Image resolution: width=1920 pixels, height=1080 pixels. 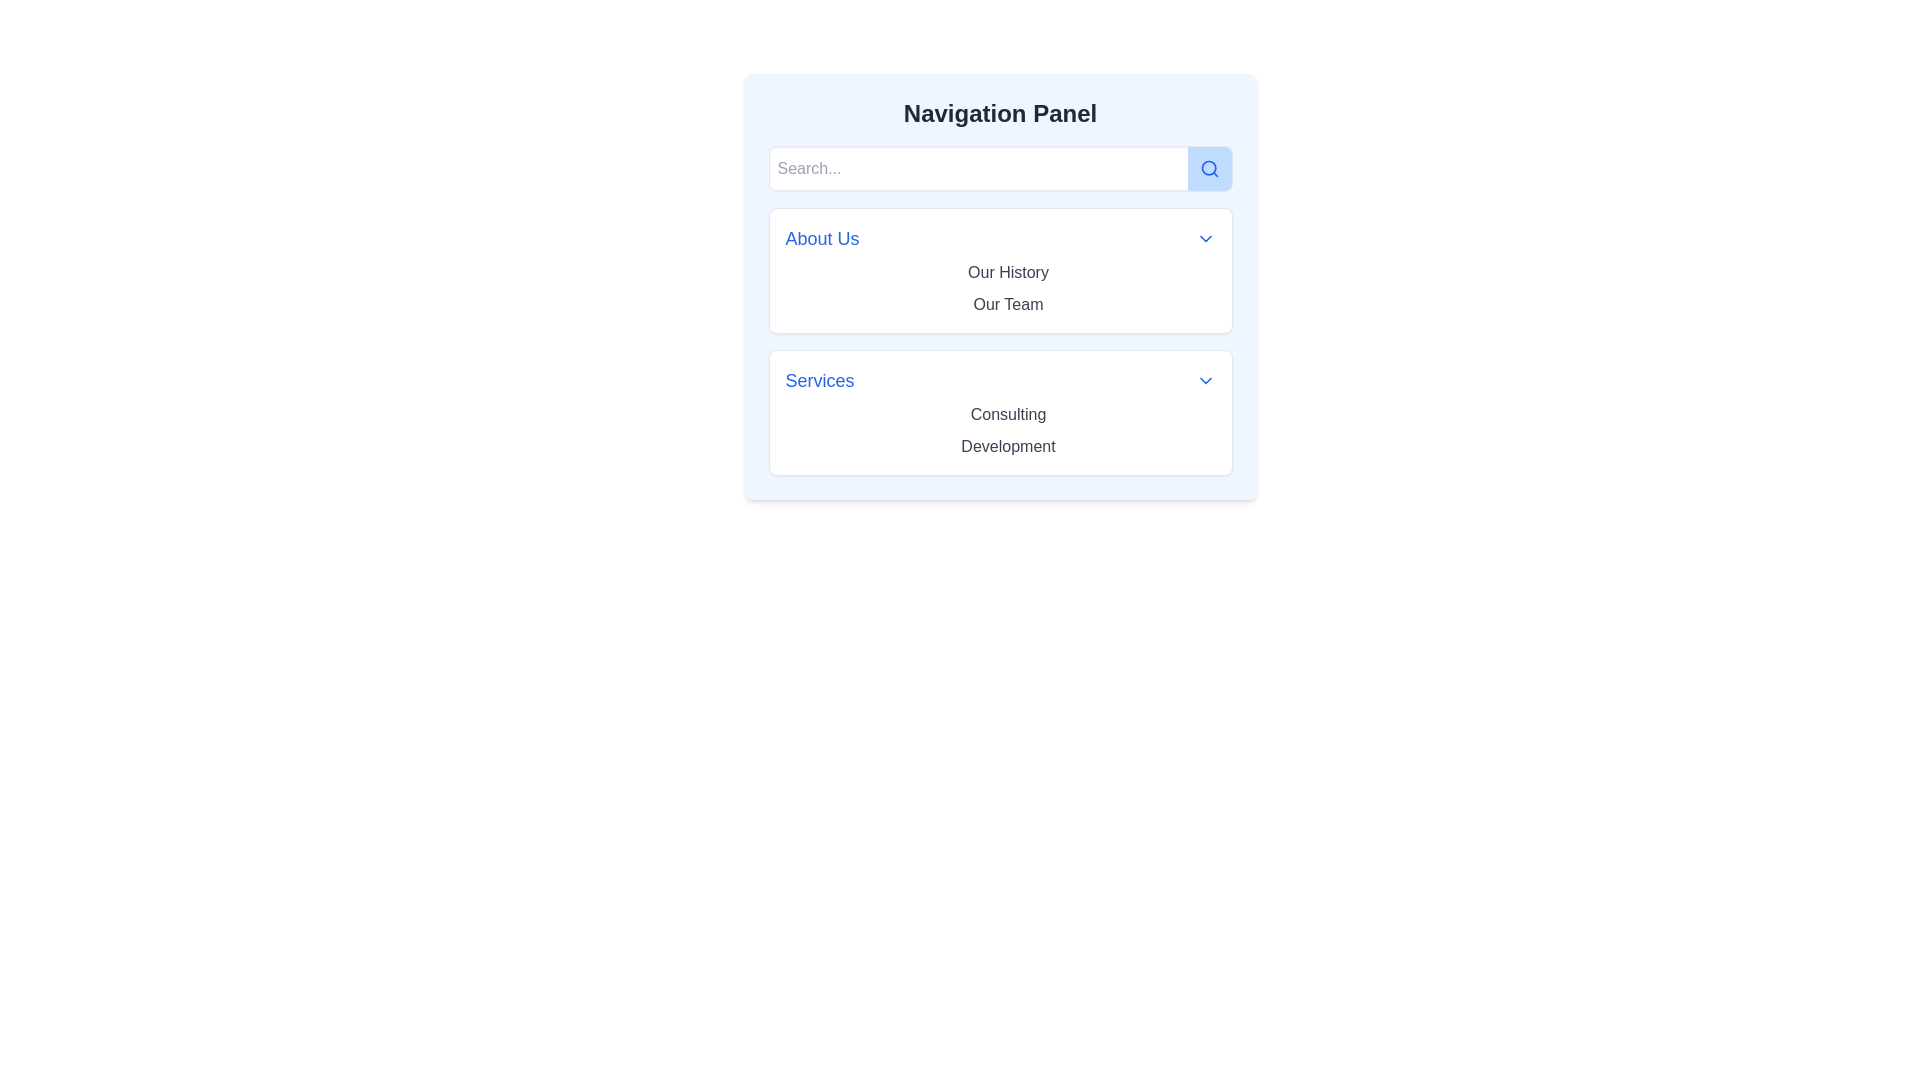 I want to click on the 'Our Team' hyperlink in the navigation panel by, so click(x=1008, y=304).